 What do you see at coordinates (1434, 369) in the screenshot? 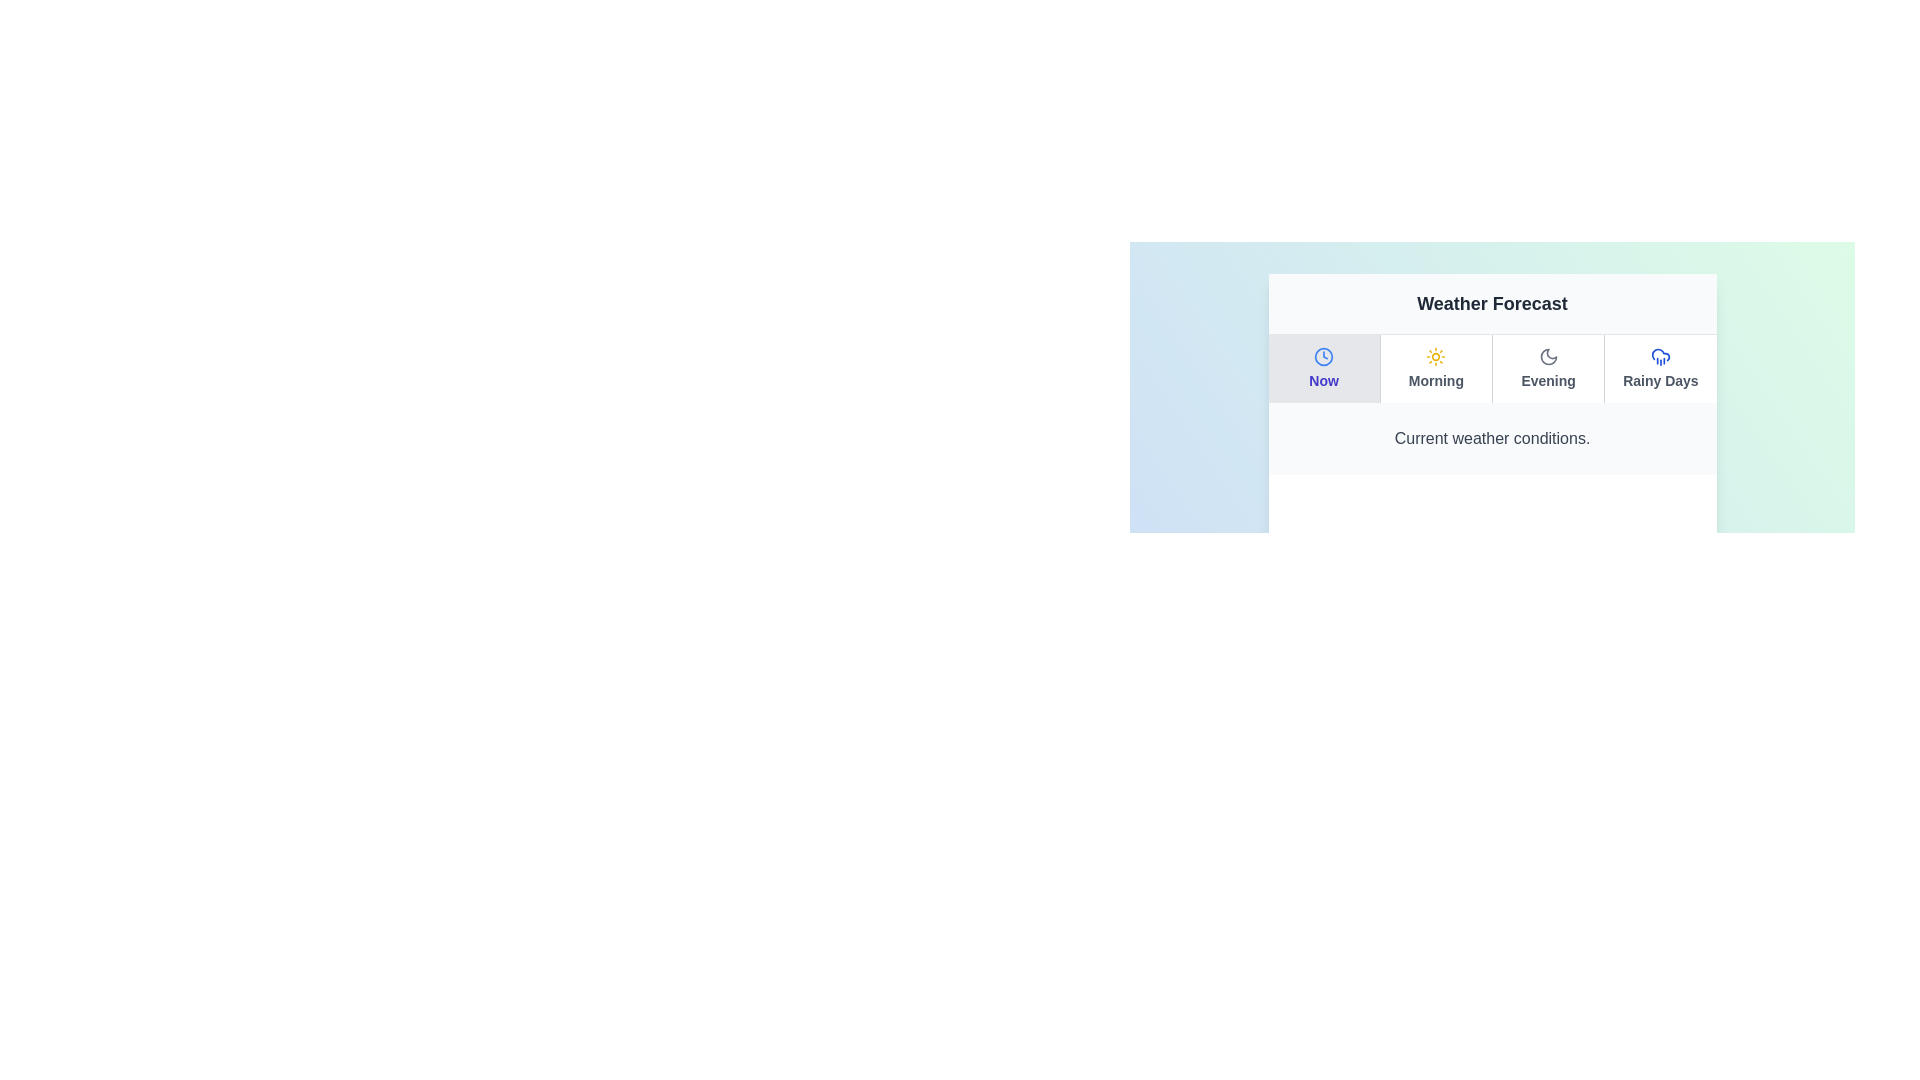
I see `the 'Morning' button, which displays a sun icon and the text 'Morning'` at bounding box center [1434, 369].